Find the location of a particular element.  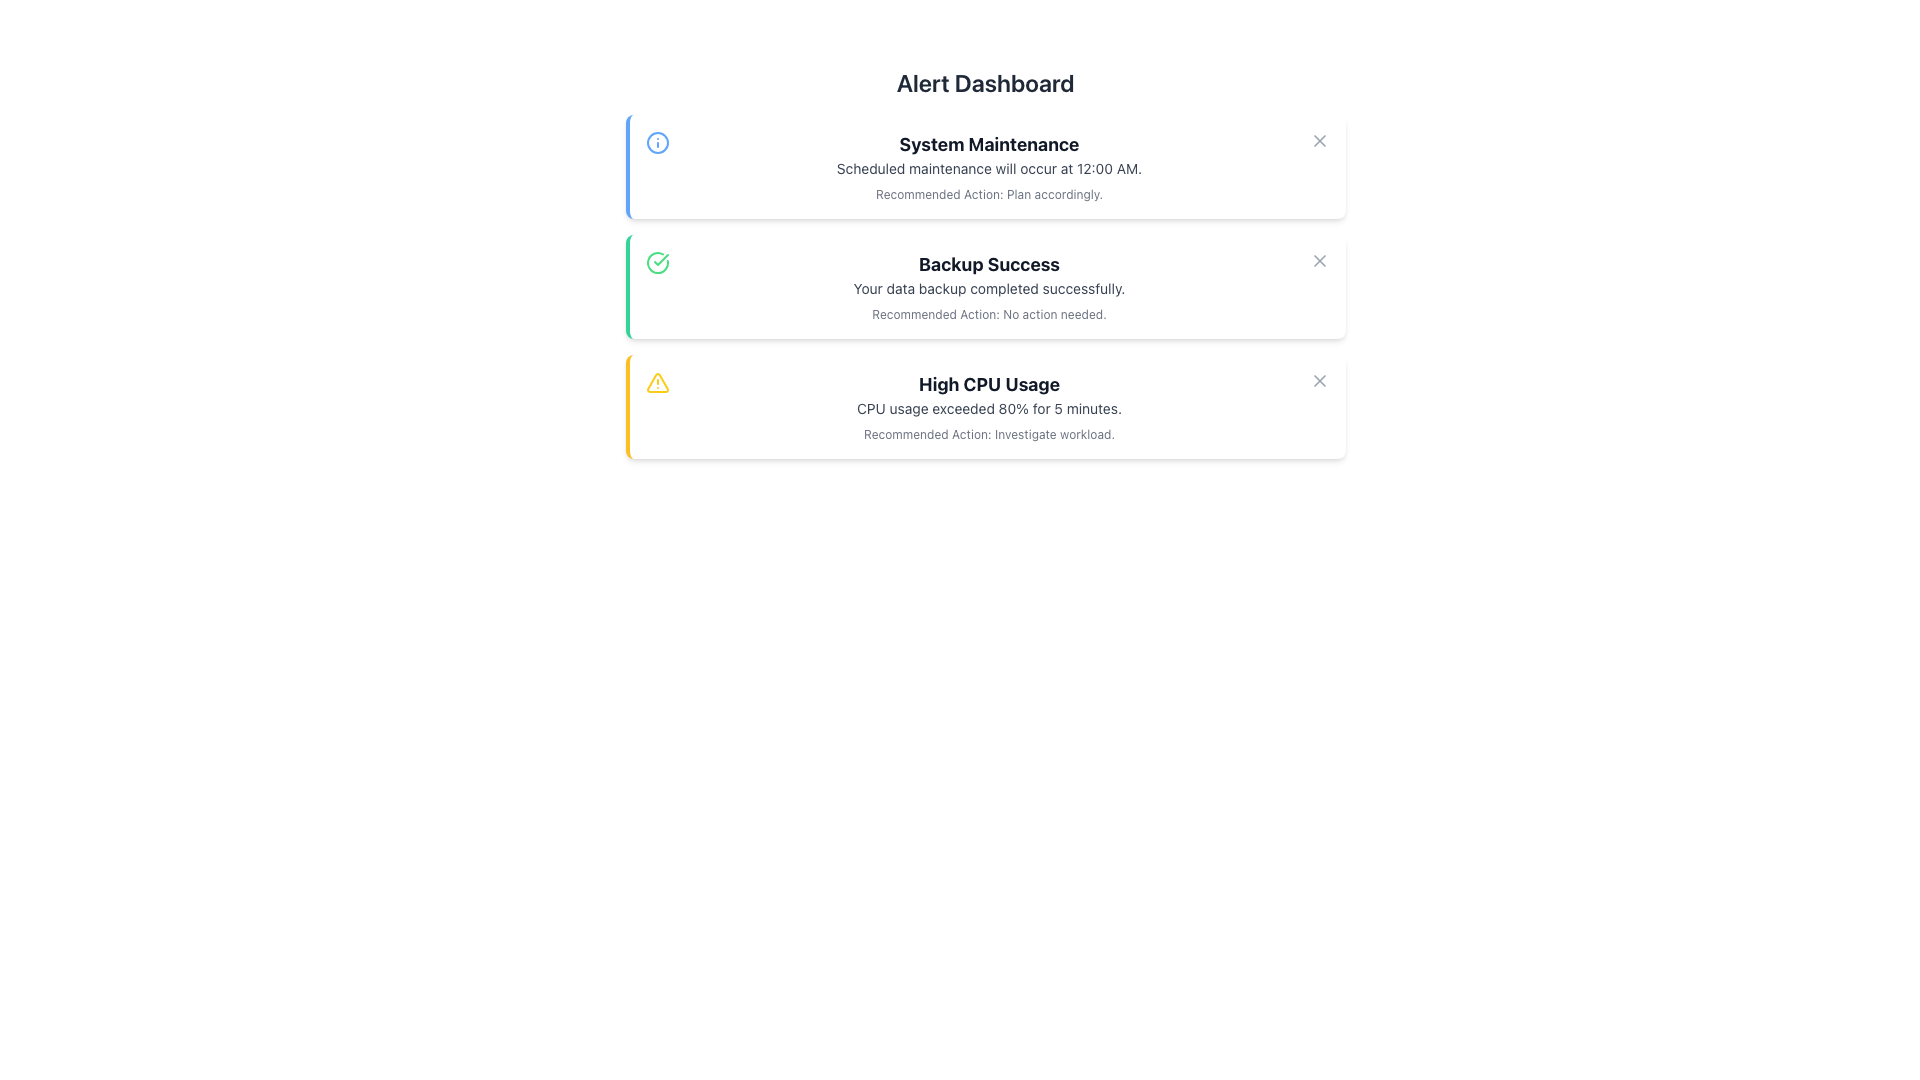

warning text block that communicates about CPU usage exceeding a threshold, positioned beneath the 'High CPU Usage' title is located at coordinates (989, 407).